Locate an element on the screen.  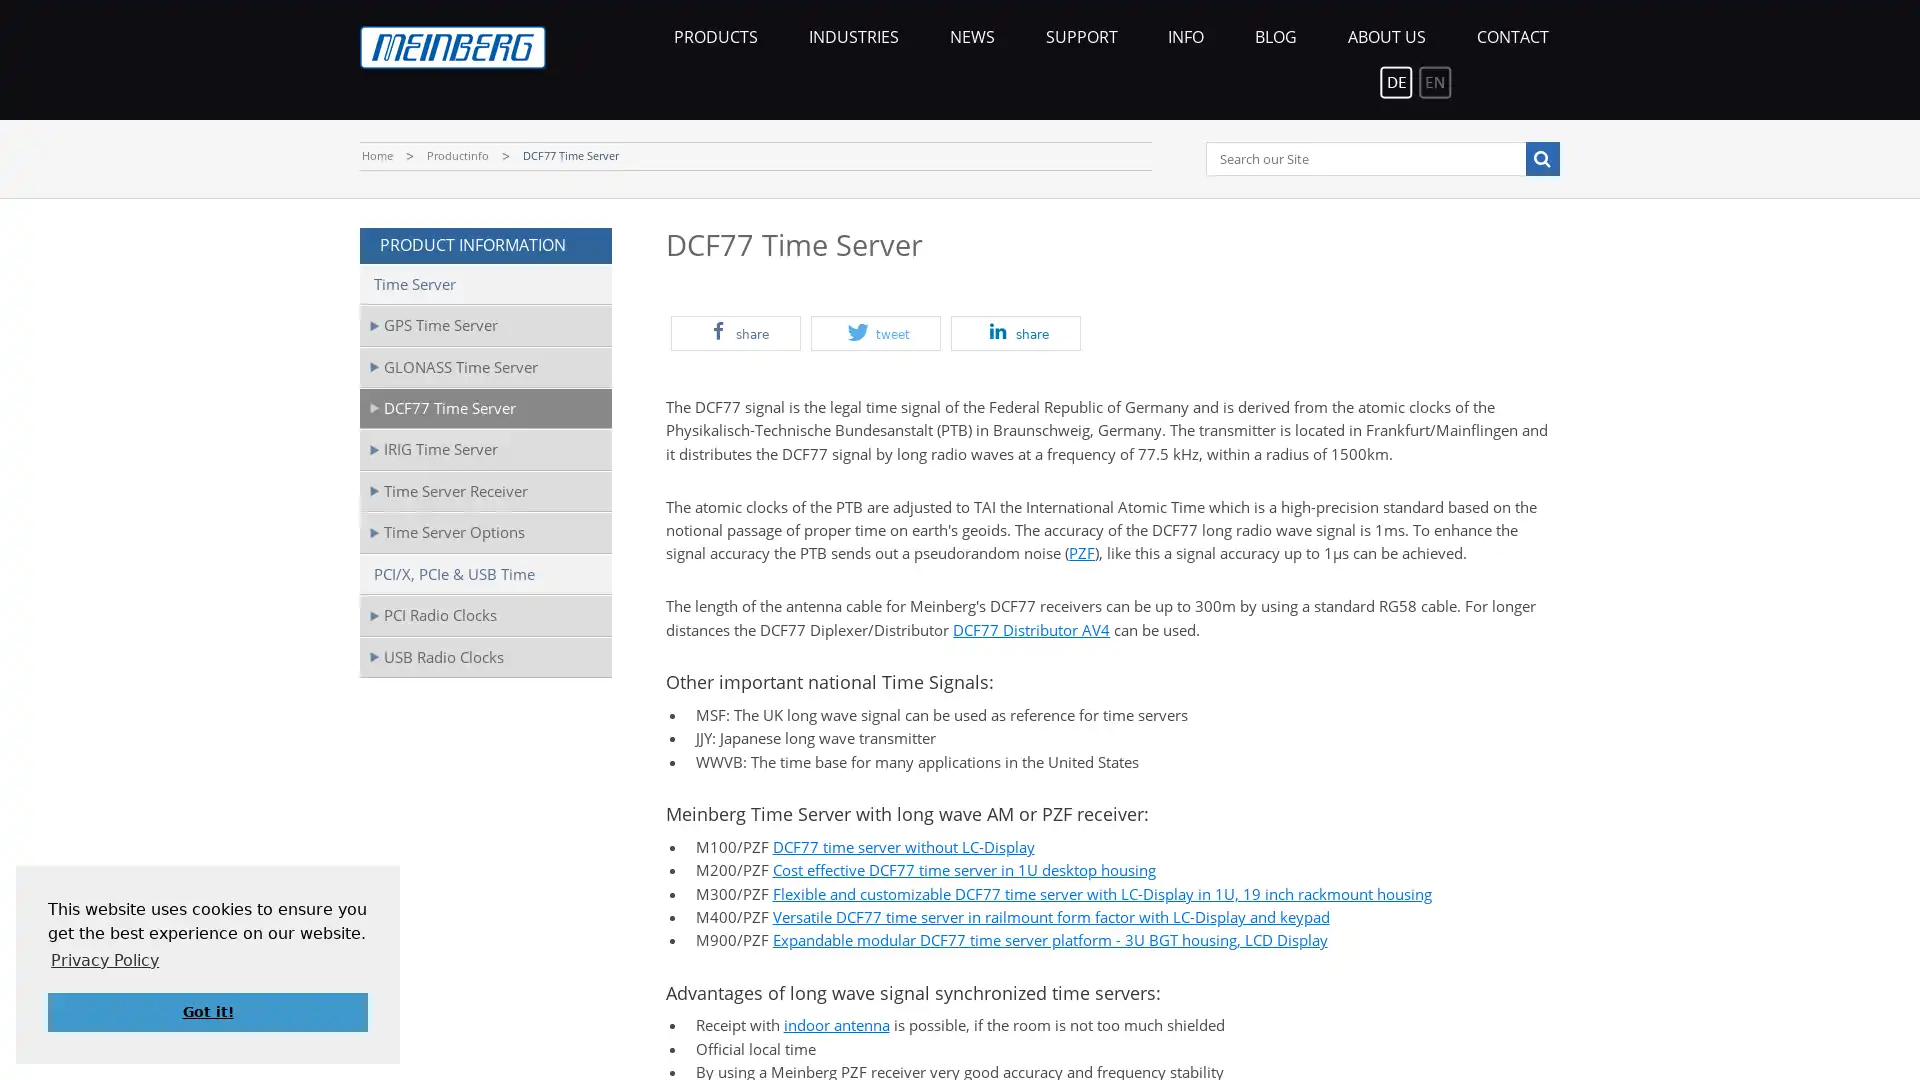
Share on Facebook is located at coordinates (734, 332).